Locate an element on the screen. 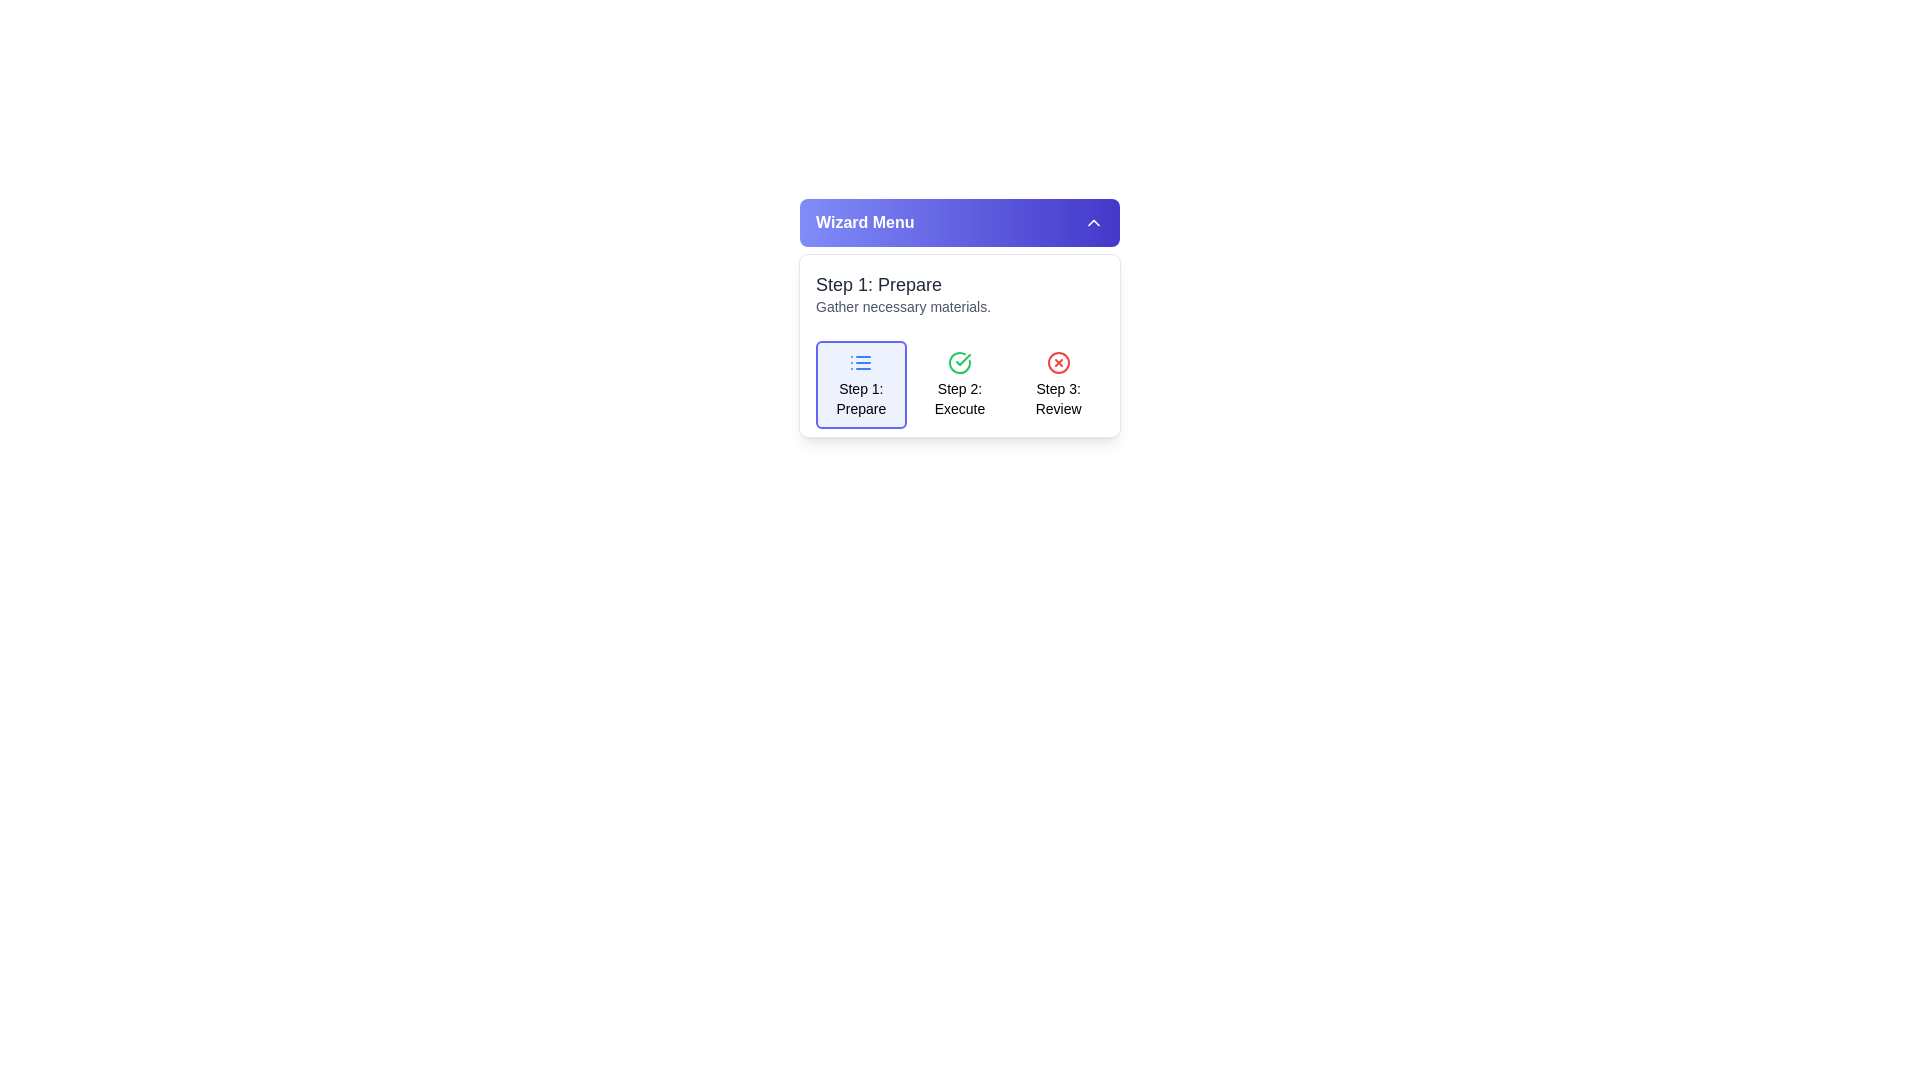  the interactive button labeled 'Step 1: Prepare' is located at coordinates (861, 384).